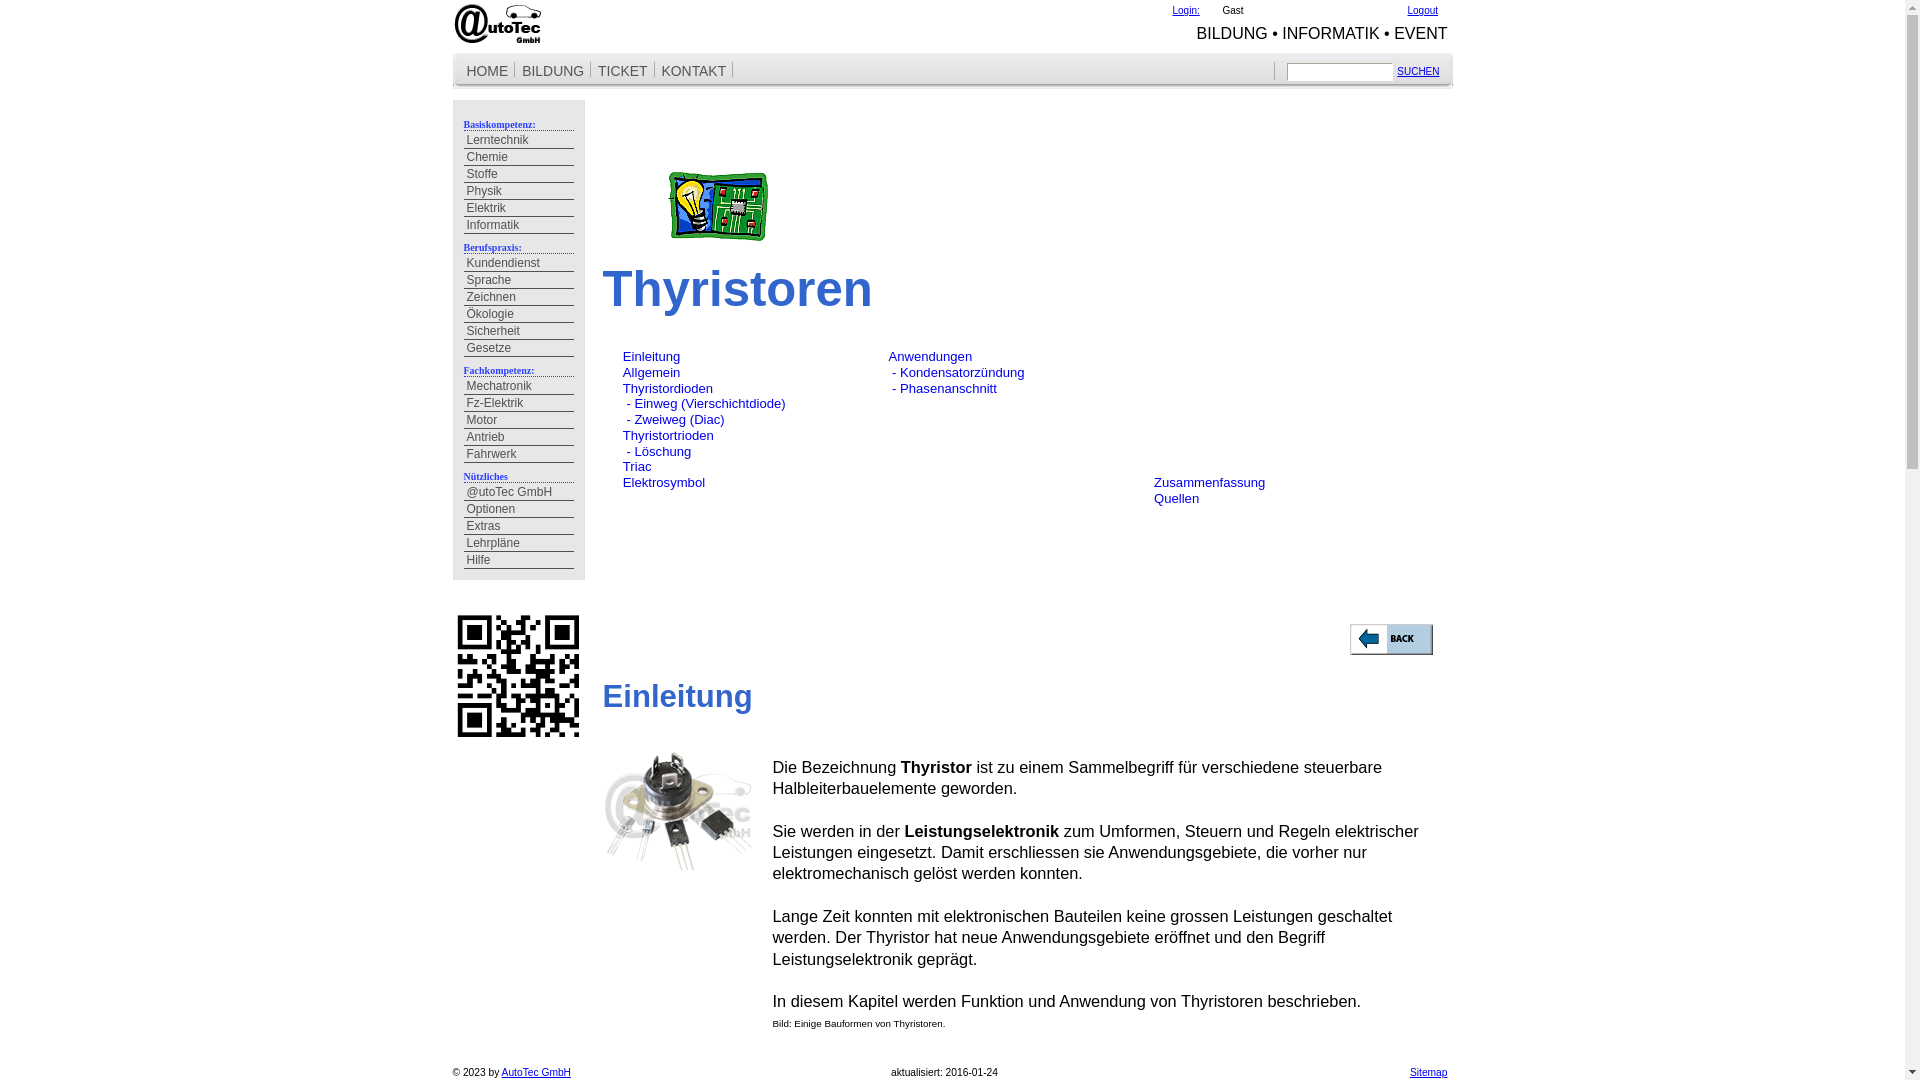 The width and height of the screenshot is (1920, 1080). Describe the element at coordinates (518, 156) in the screenshot. I see `'Chemie'` at that location.